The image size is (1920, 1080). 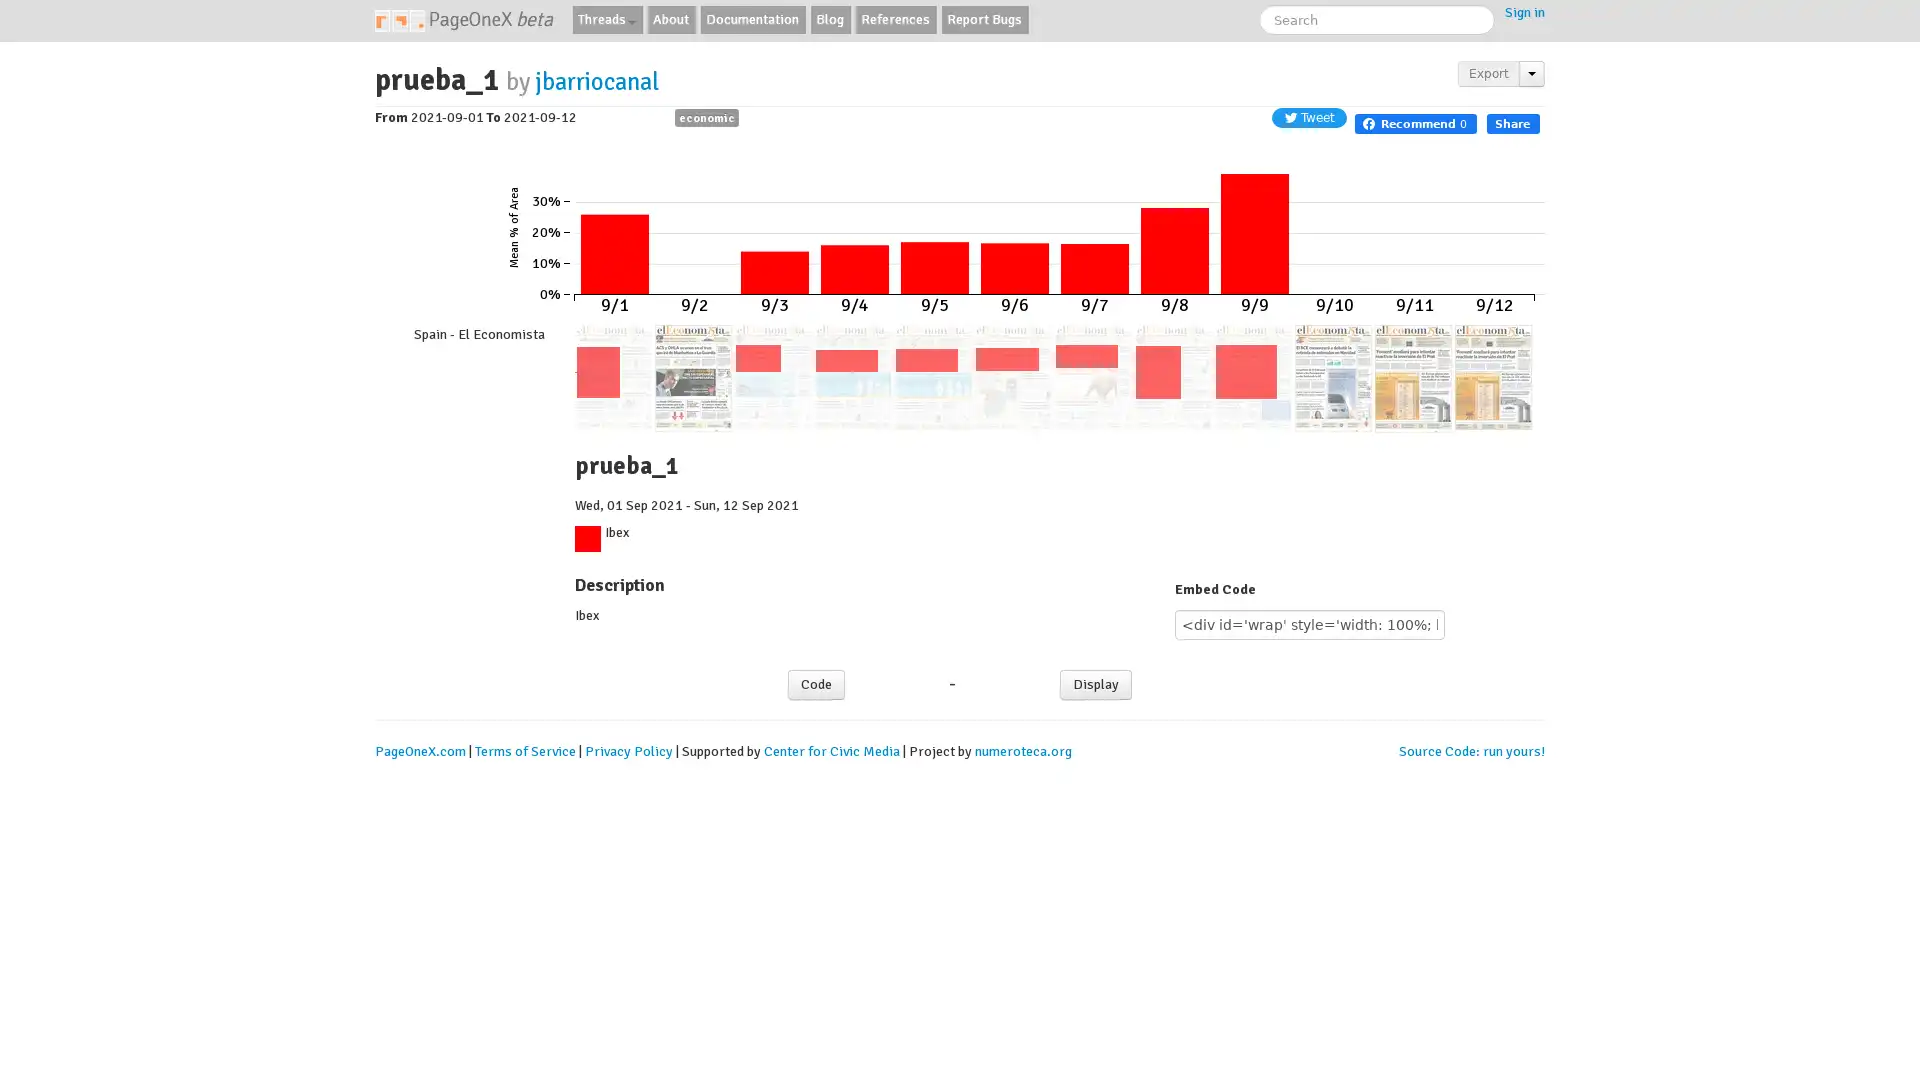 What do you see at coordinates (1488, 72) in the screenshot?
I see `Export` at bounding box center [1488, 72].